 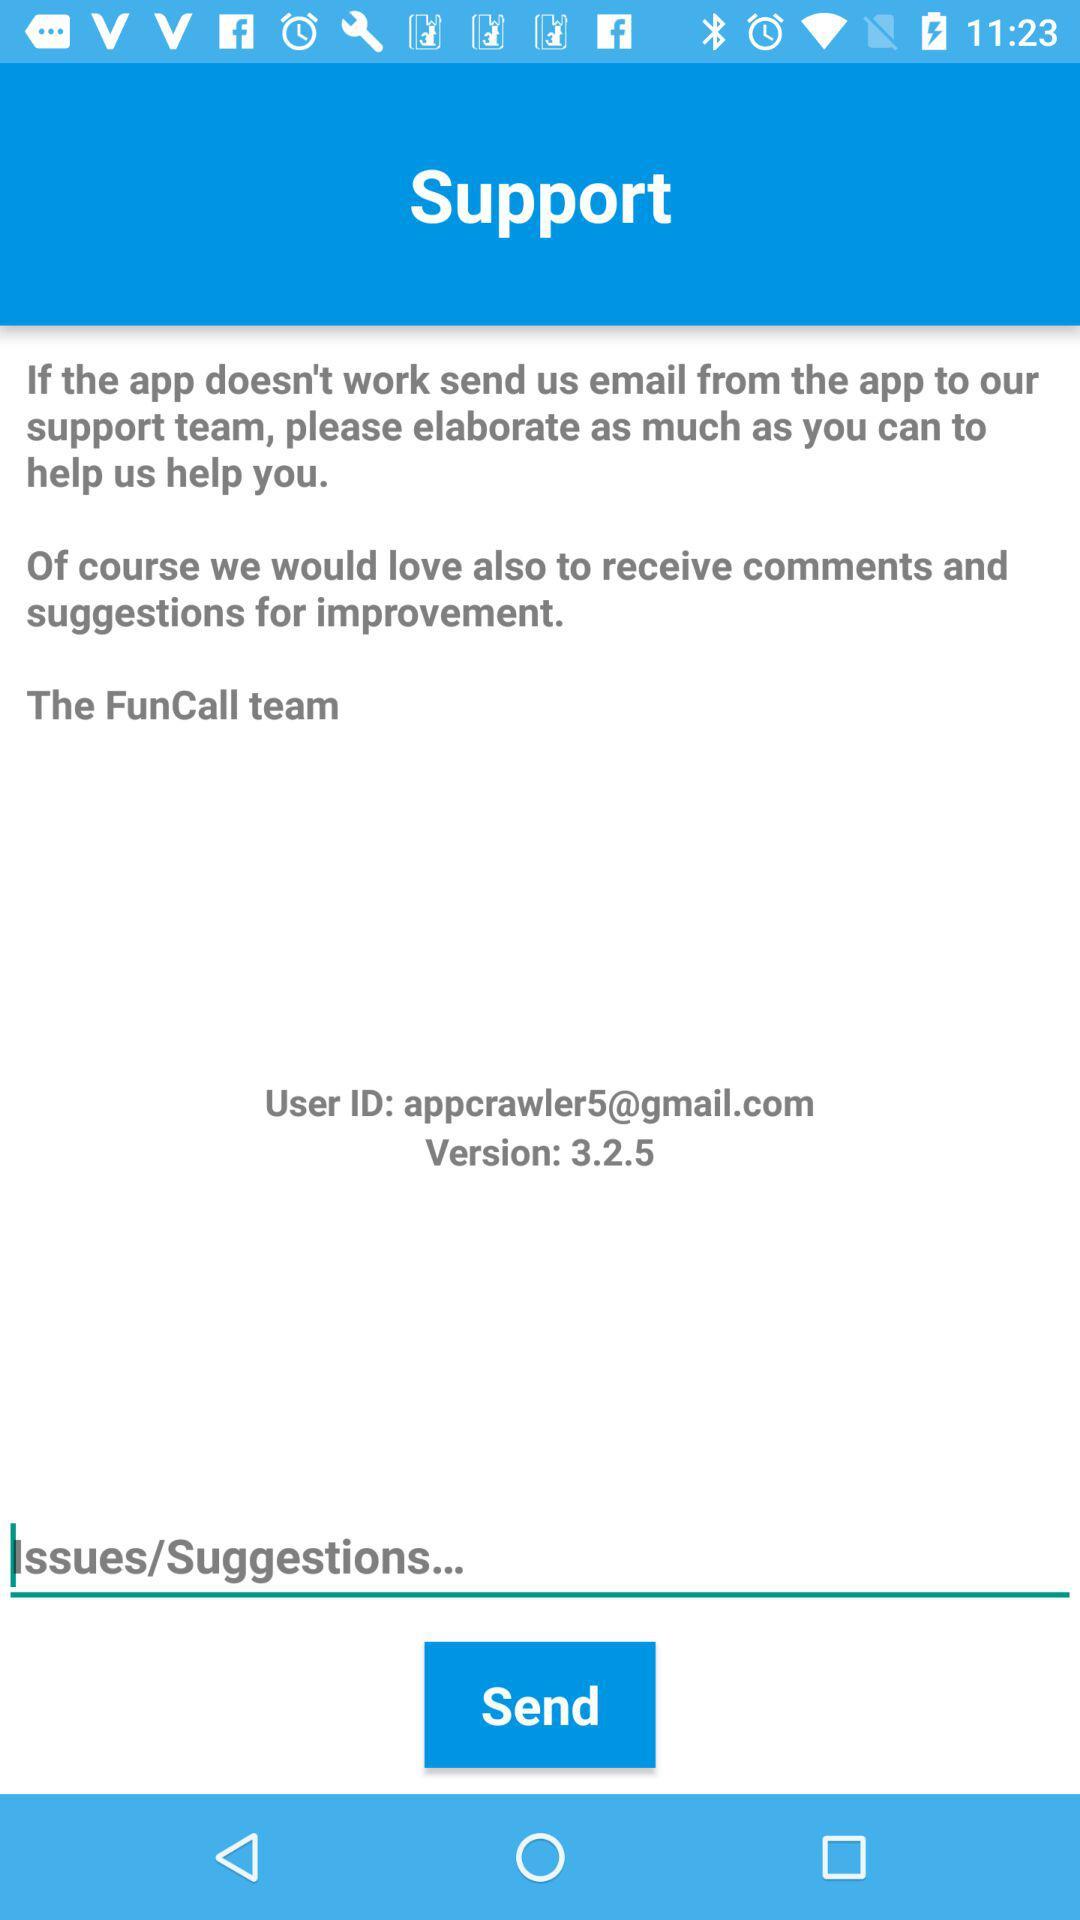 What do you see at coordinates (538, 1100) in the screenshot?
I see `user id appcrawler5 item` at bounding box center [538, 1100].